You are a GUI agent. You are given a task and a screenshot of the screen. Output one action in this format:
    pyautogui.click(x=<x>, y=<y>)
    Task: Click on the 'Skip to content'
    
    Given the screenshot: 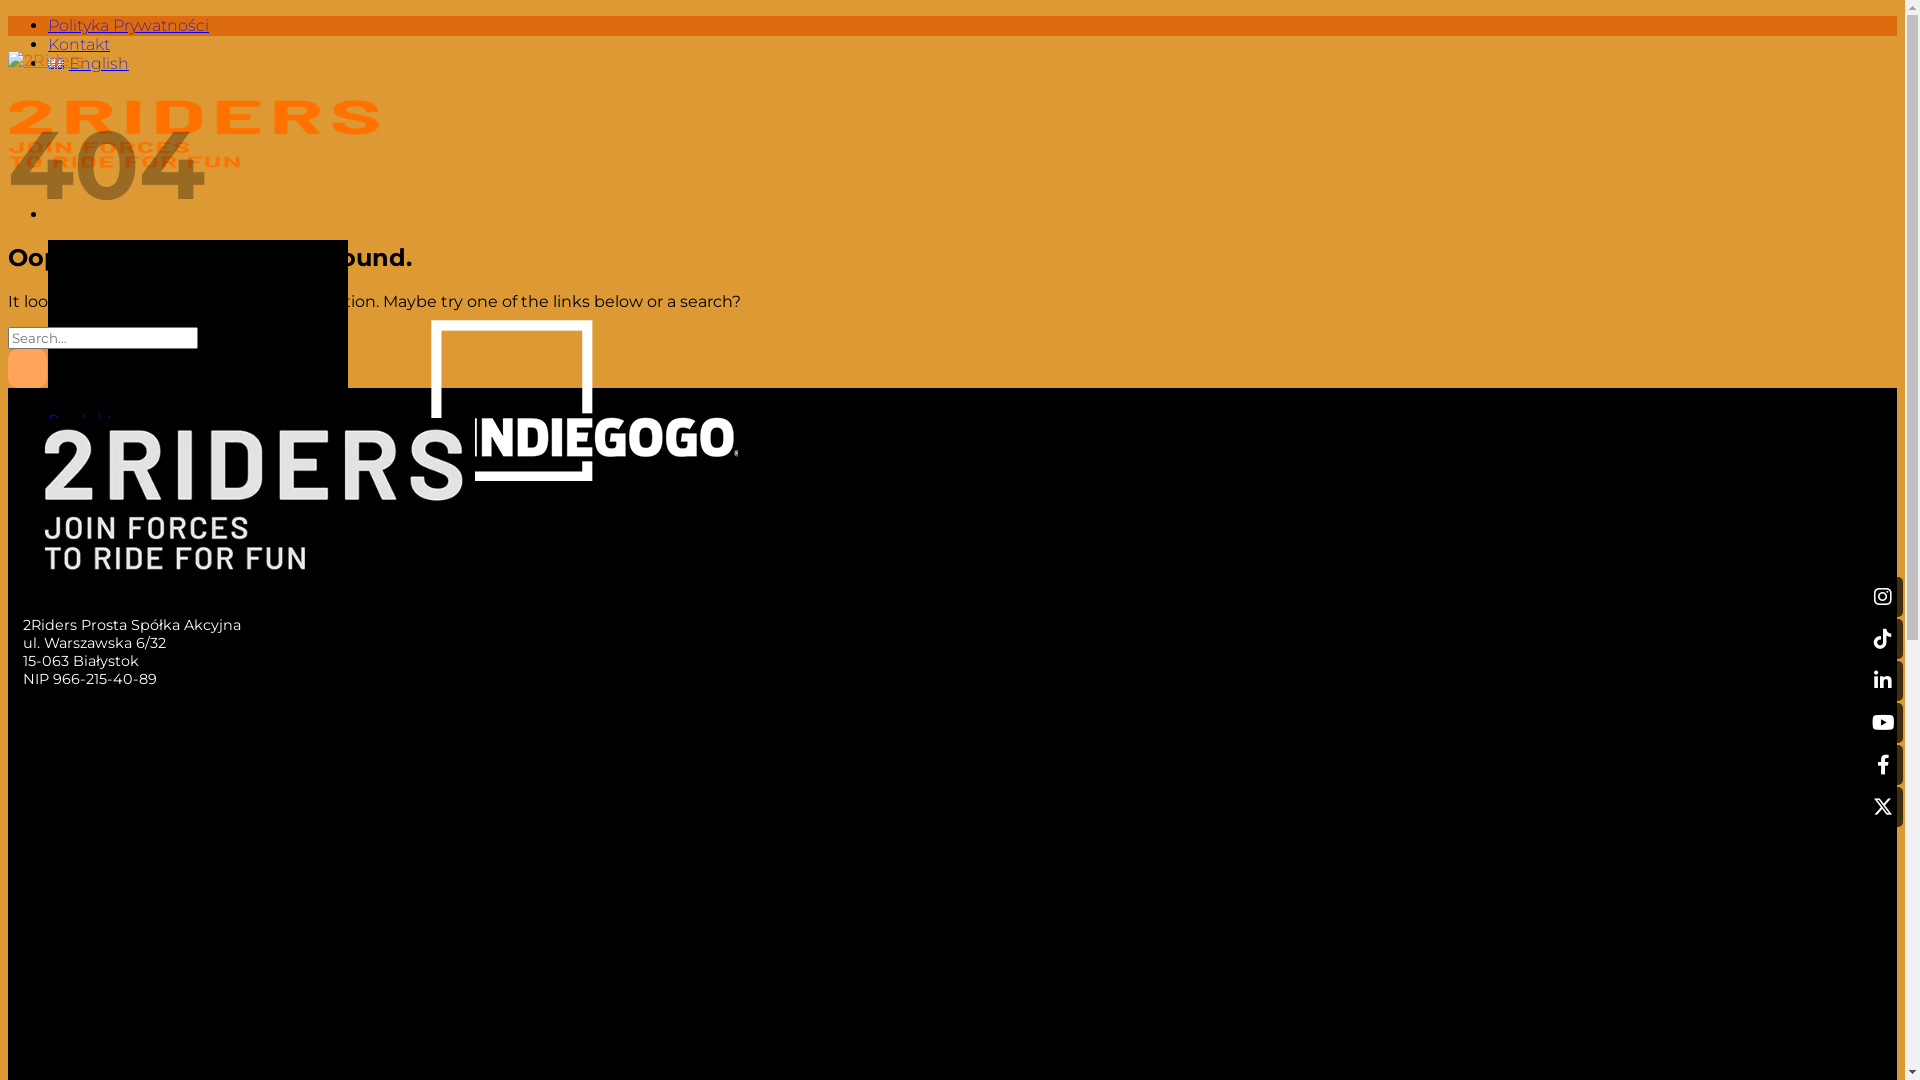 What is the action you would take?
    pyautogui.click(x=7, y=15)
    